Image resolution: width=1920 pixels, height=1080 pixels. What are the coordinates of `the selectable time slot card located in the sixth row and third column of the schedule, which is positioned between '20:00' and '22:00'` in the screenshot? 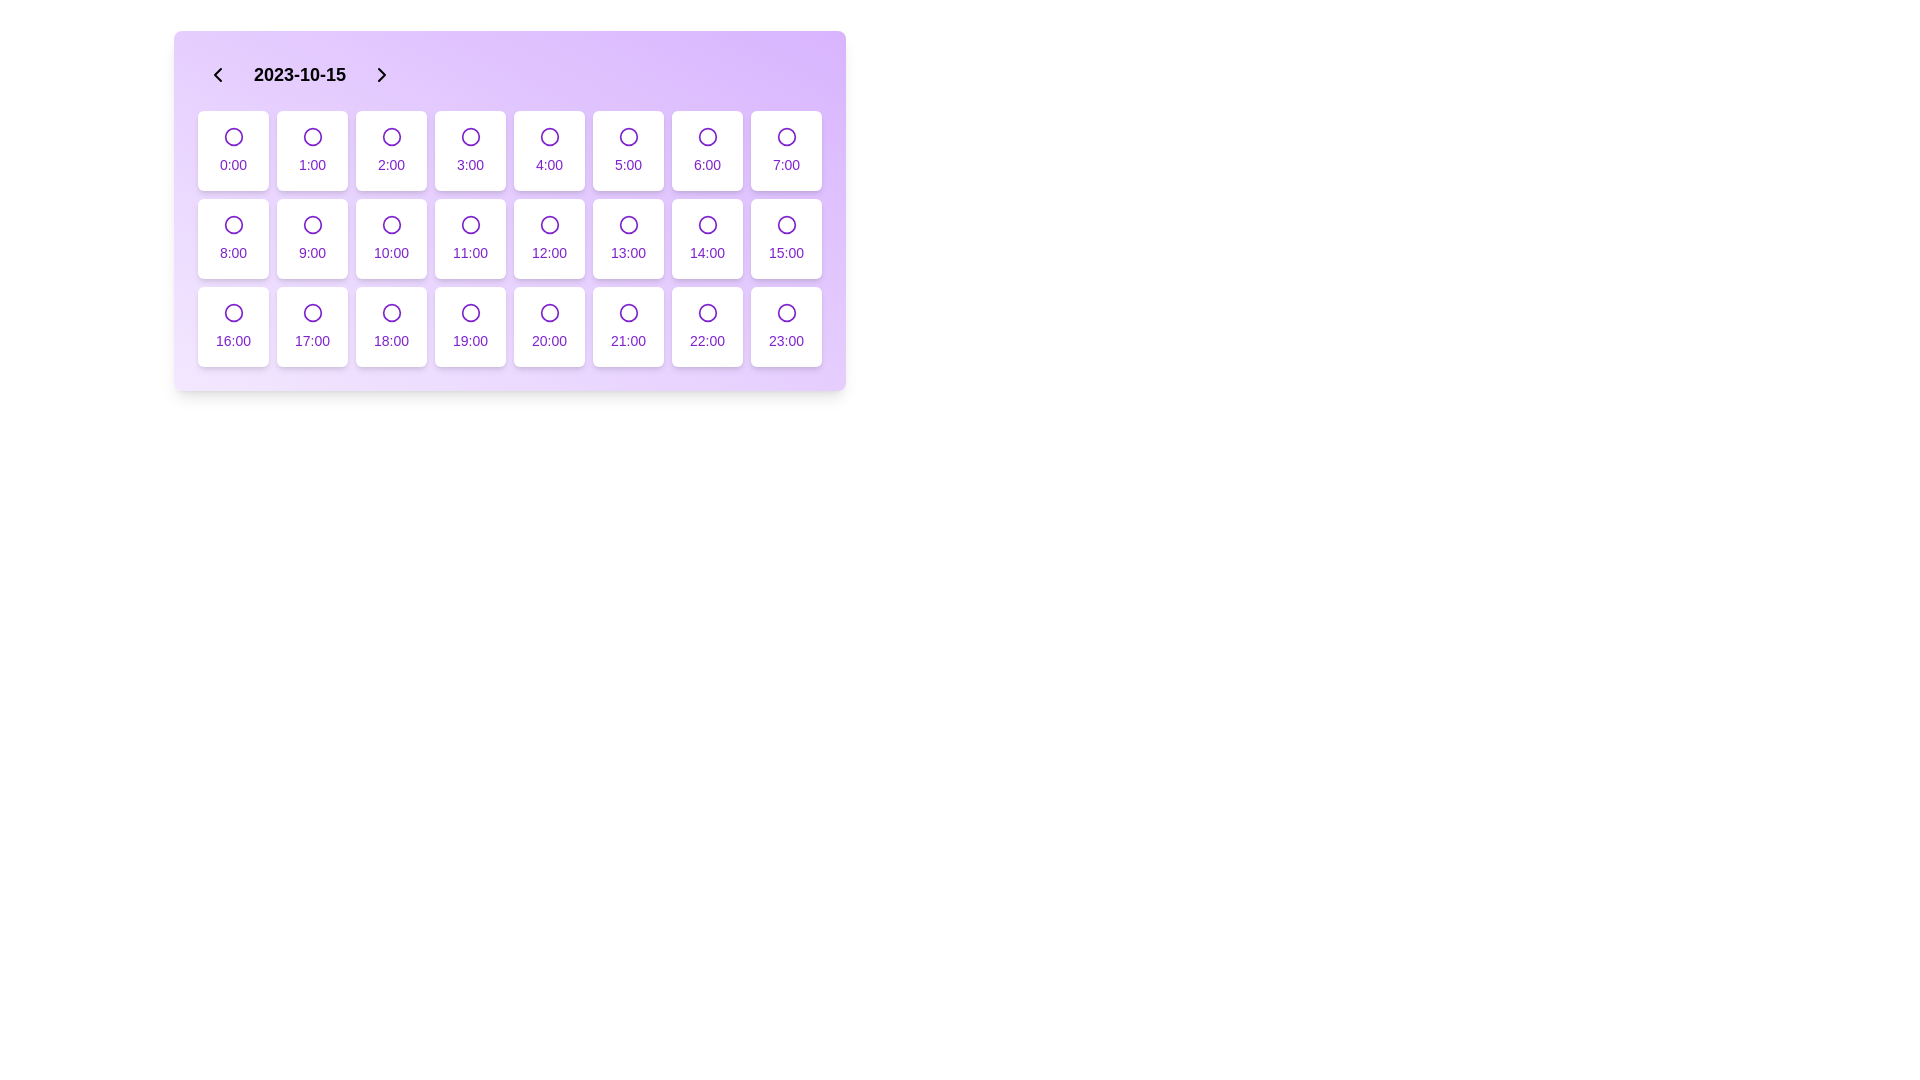 It's located at (627, 326).